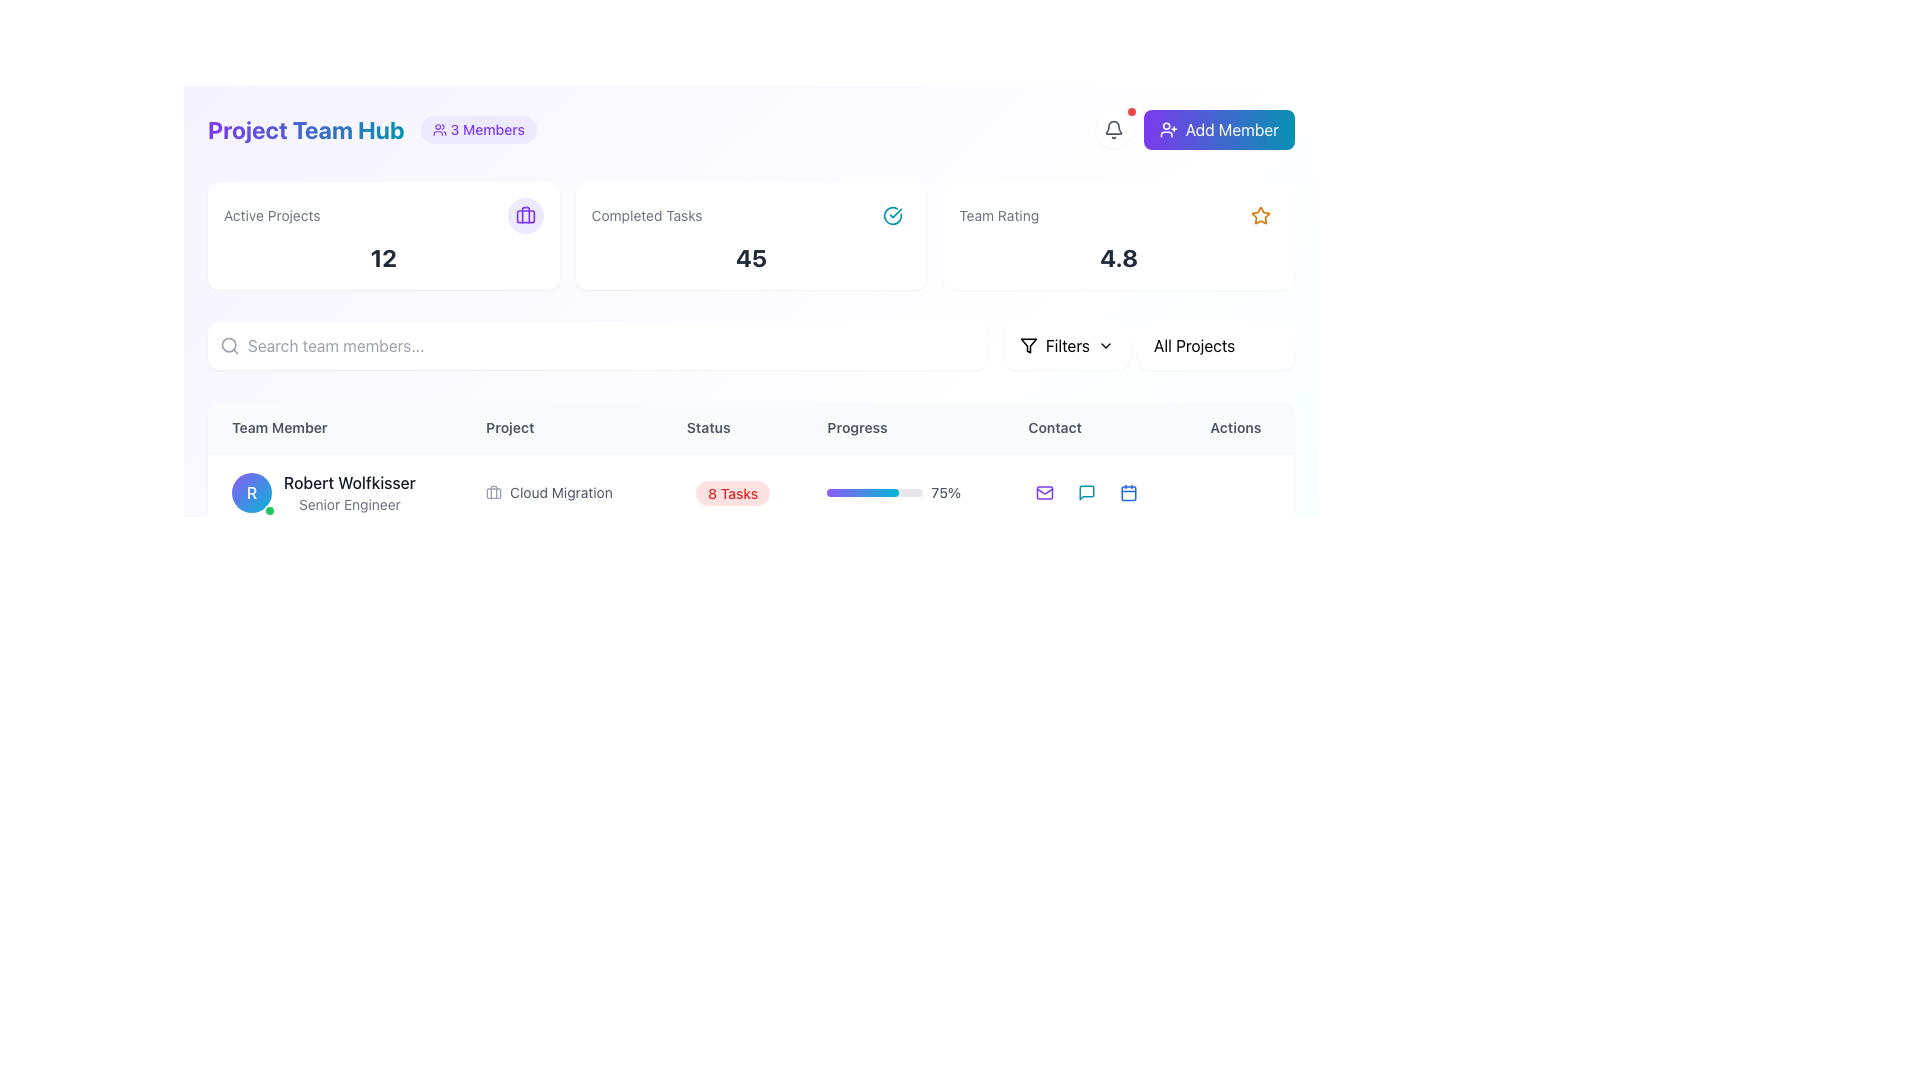 The image size is (1920, 1080). I want to click on the user group icon representing team or membership counts, located to the left of the text '3 Members' in the top-left section of the interface, so click(438, 130).